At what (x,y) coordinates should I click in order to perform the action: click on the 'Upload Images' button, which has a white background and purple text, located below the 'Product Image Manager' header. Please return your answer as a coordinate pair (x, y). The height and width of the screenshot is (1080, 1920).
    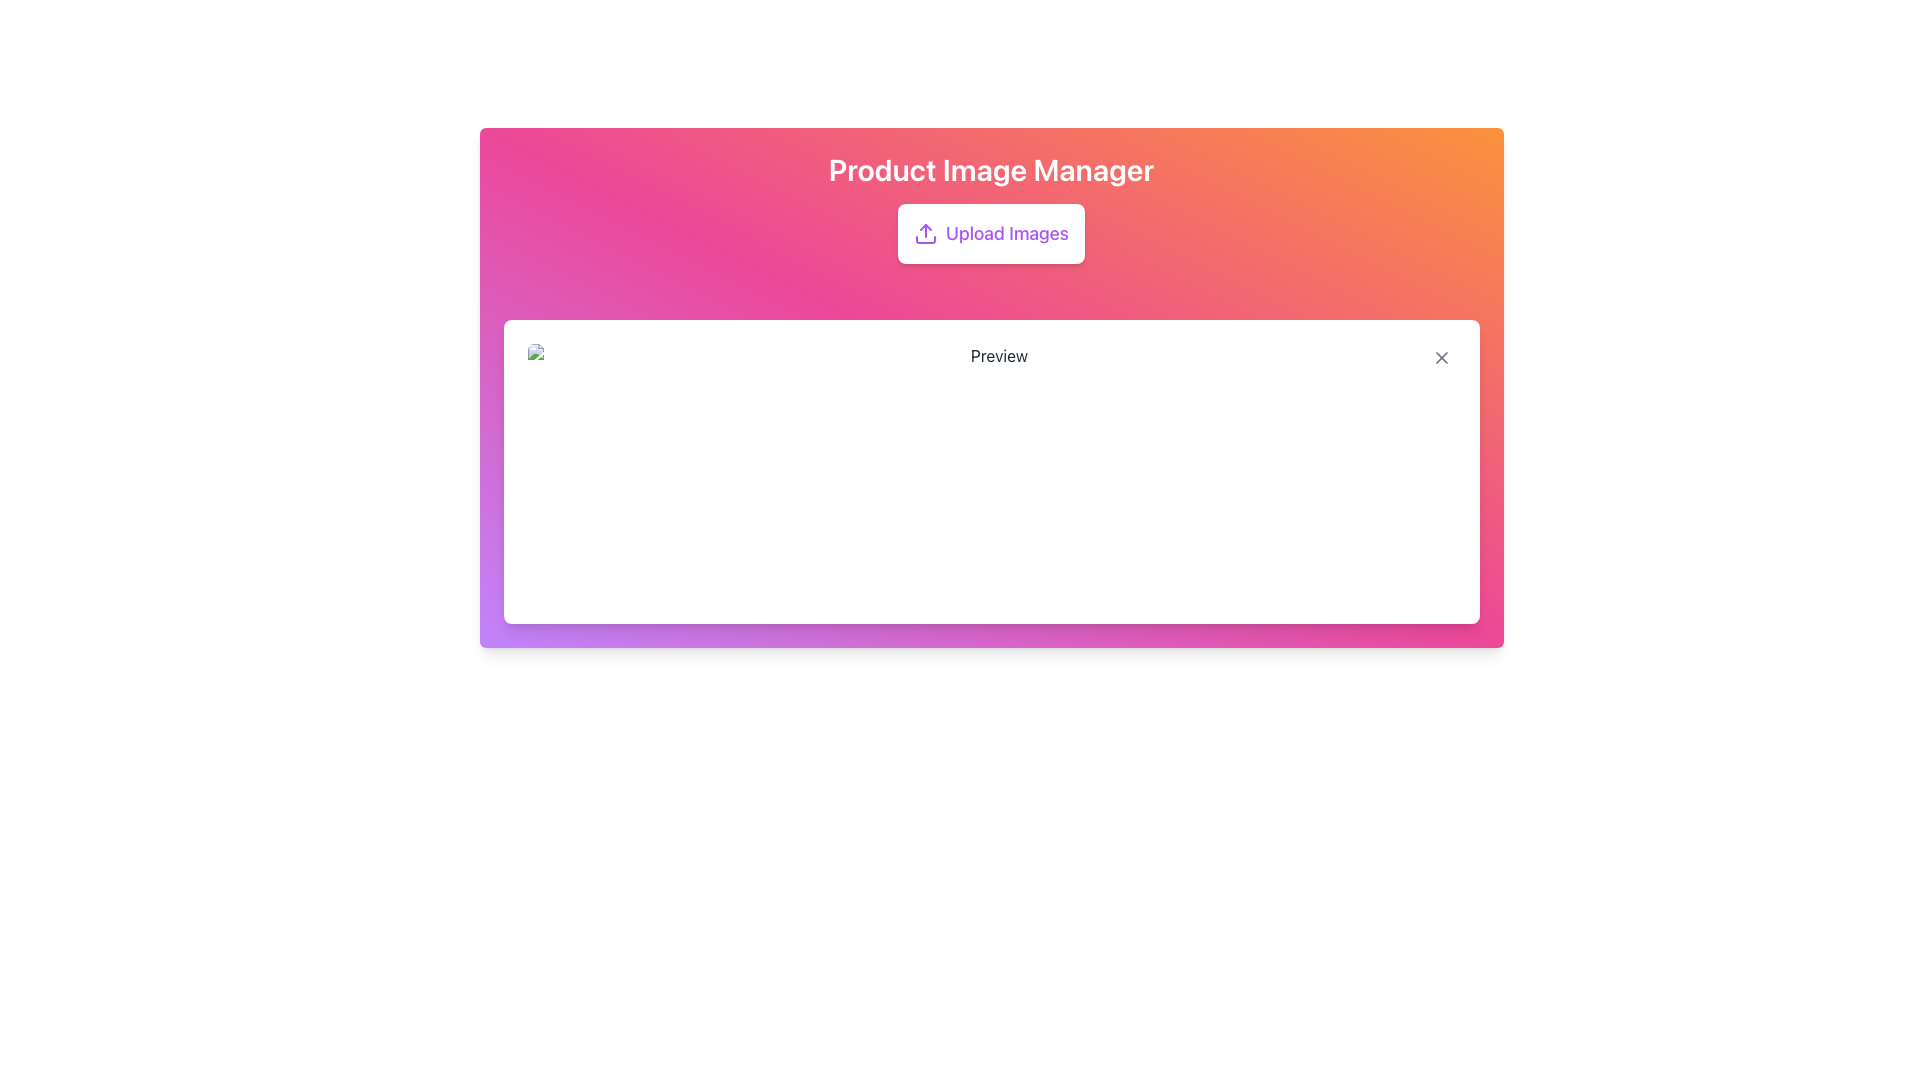
    Looking at the image, I should click on (991, 233).